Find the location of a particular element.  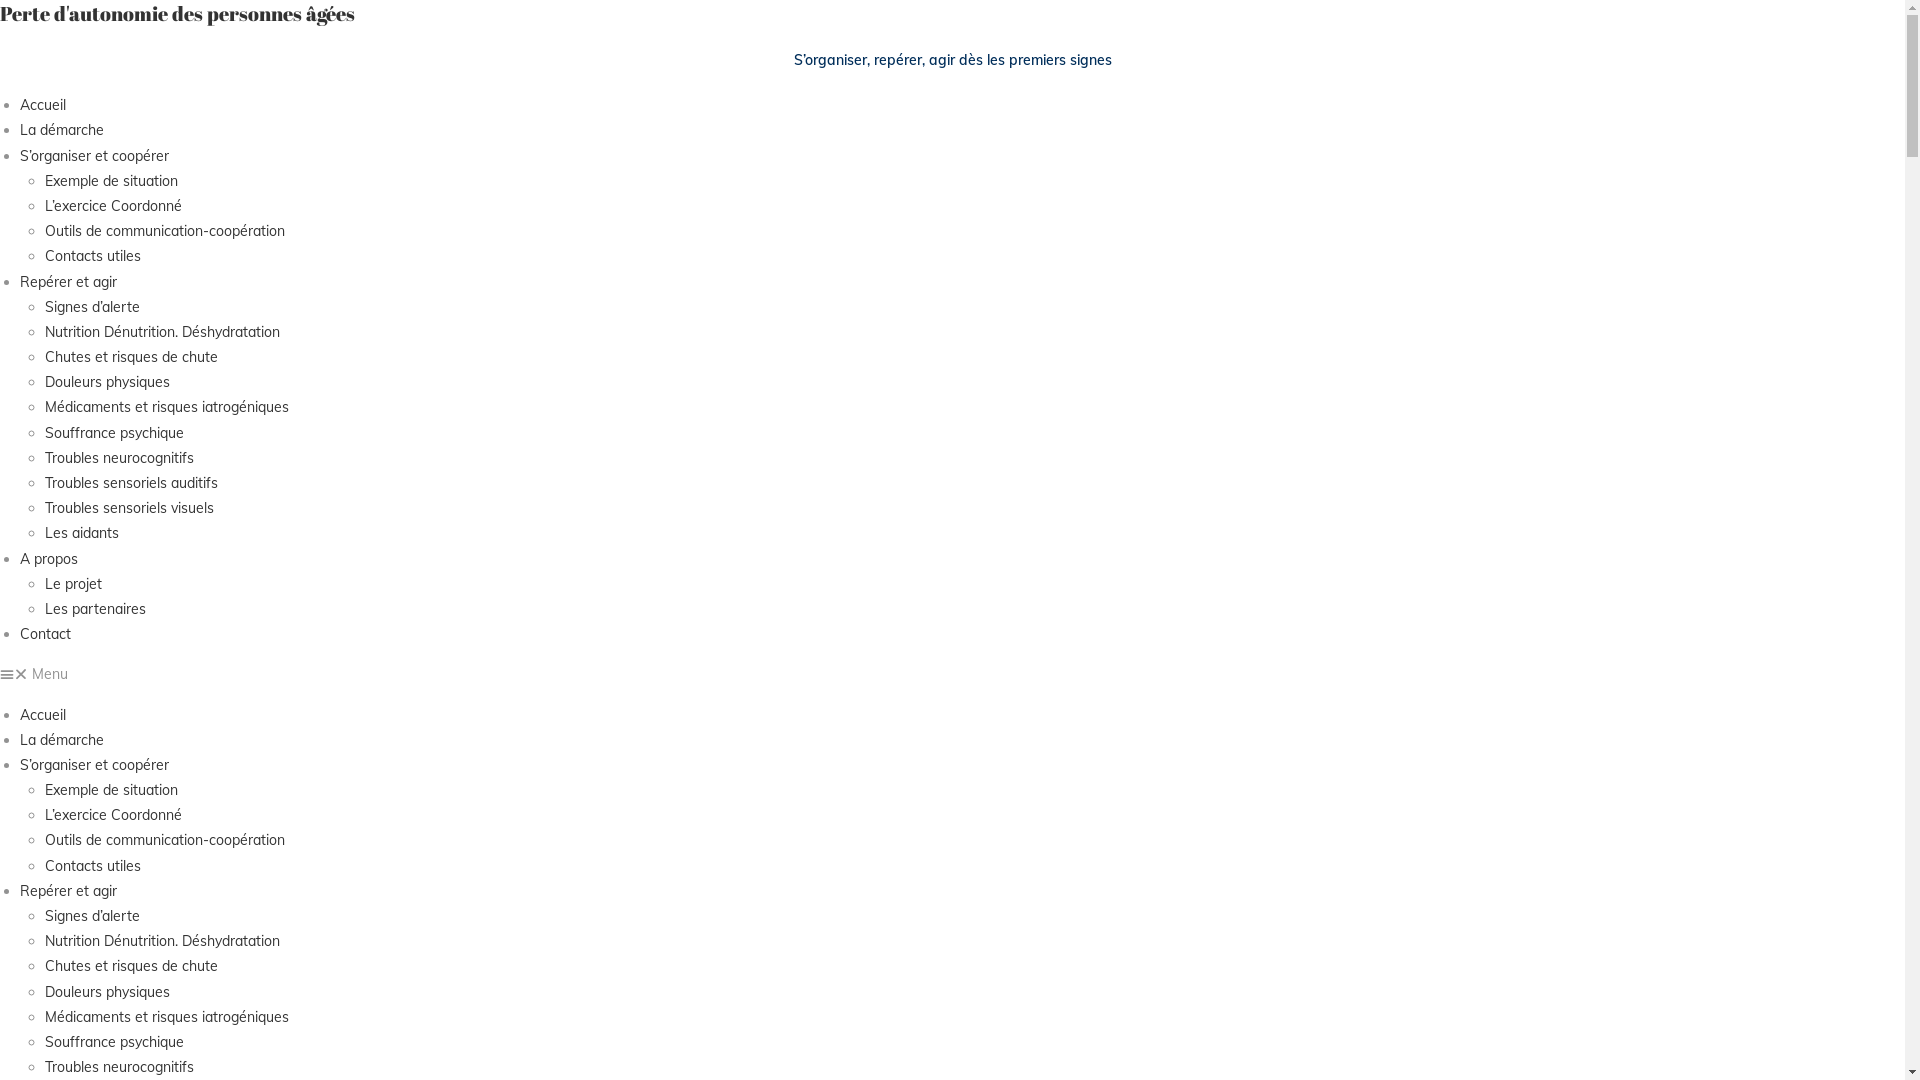

'Contact' is located at coordinates (45, 633).